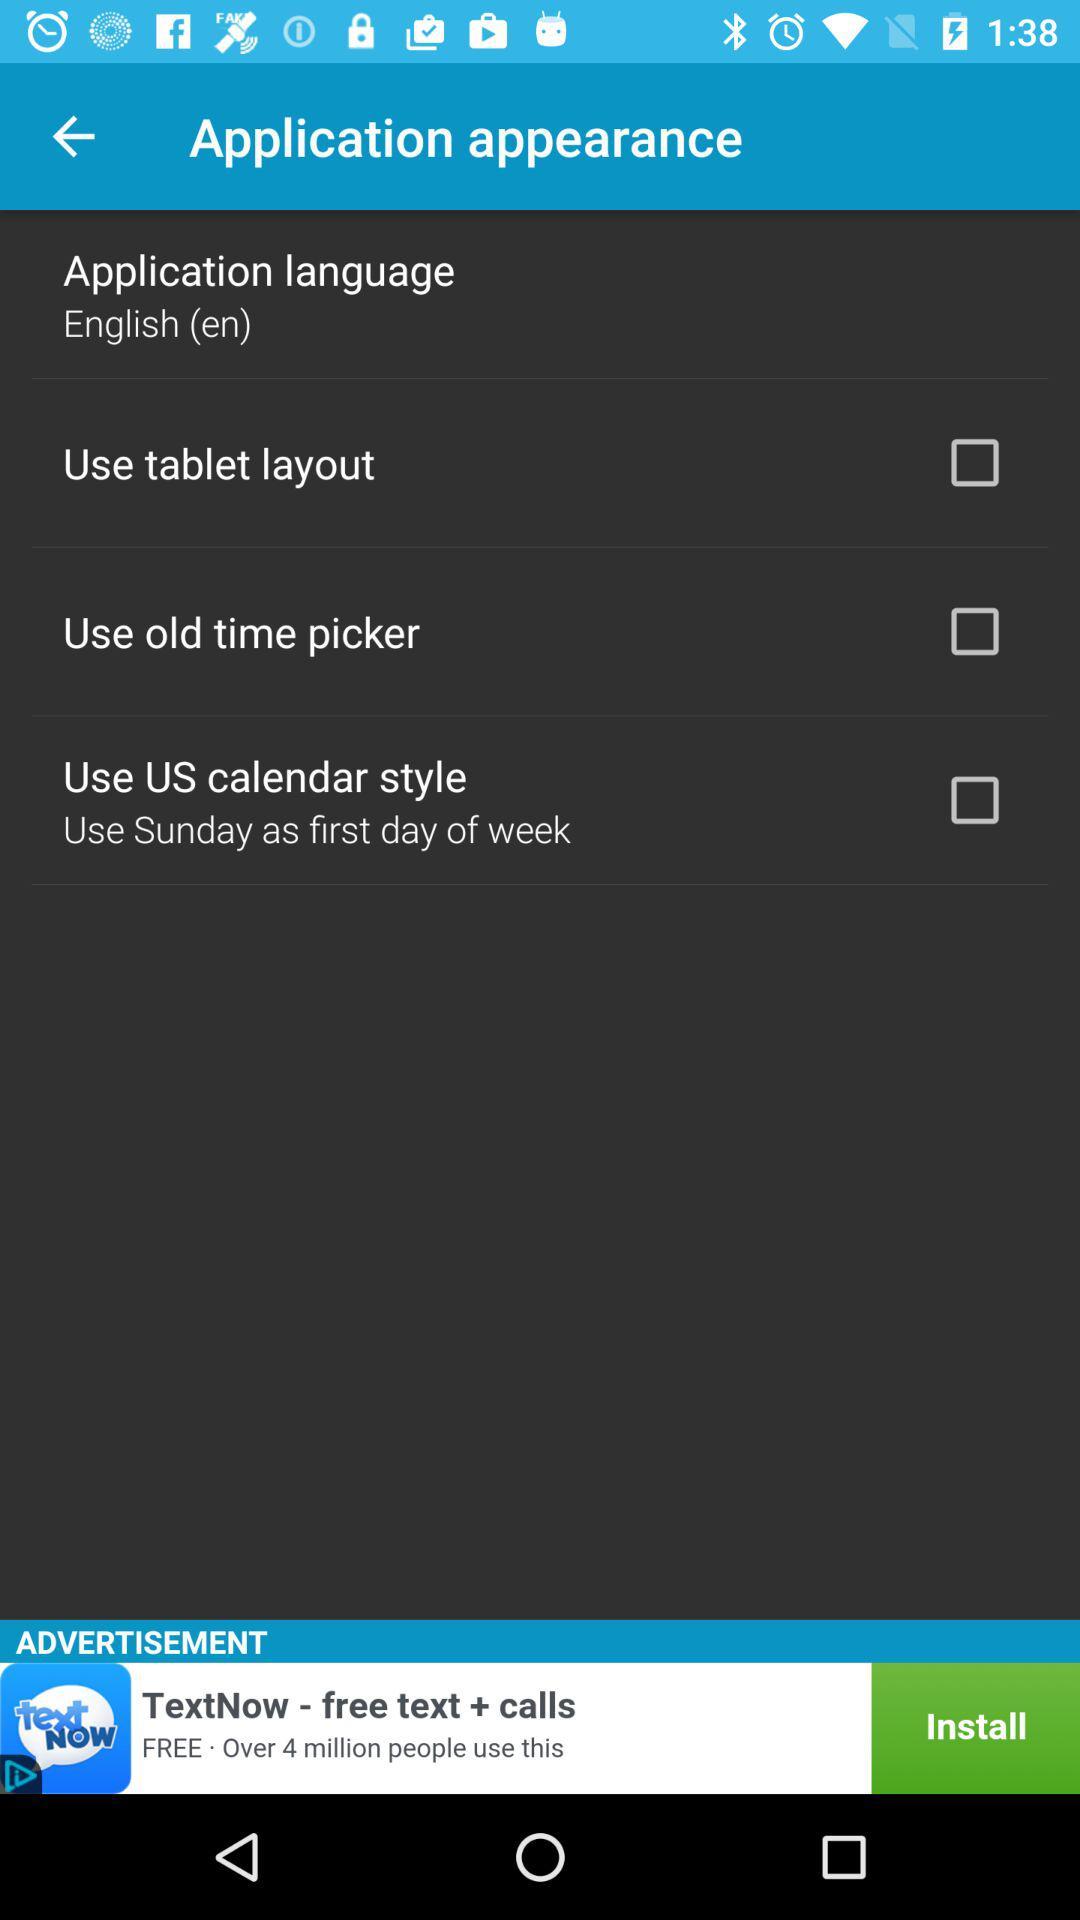 This screenshot has width=1080, height=1920. Describe the element at coordinates (72, 135) in the screenshot. I see `icon next to the application appearance item` at that location.